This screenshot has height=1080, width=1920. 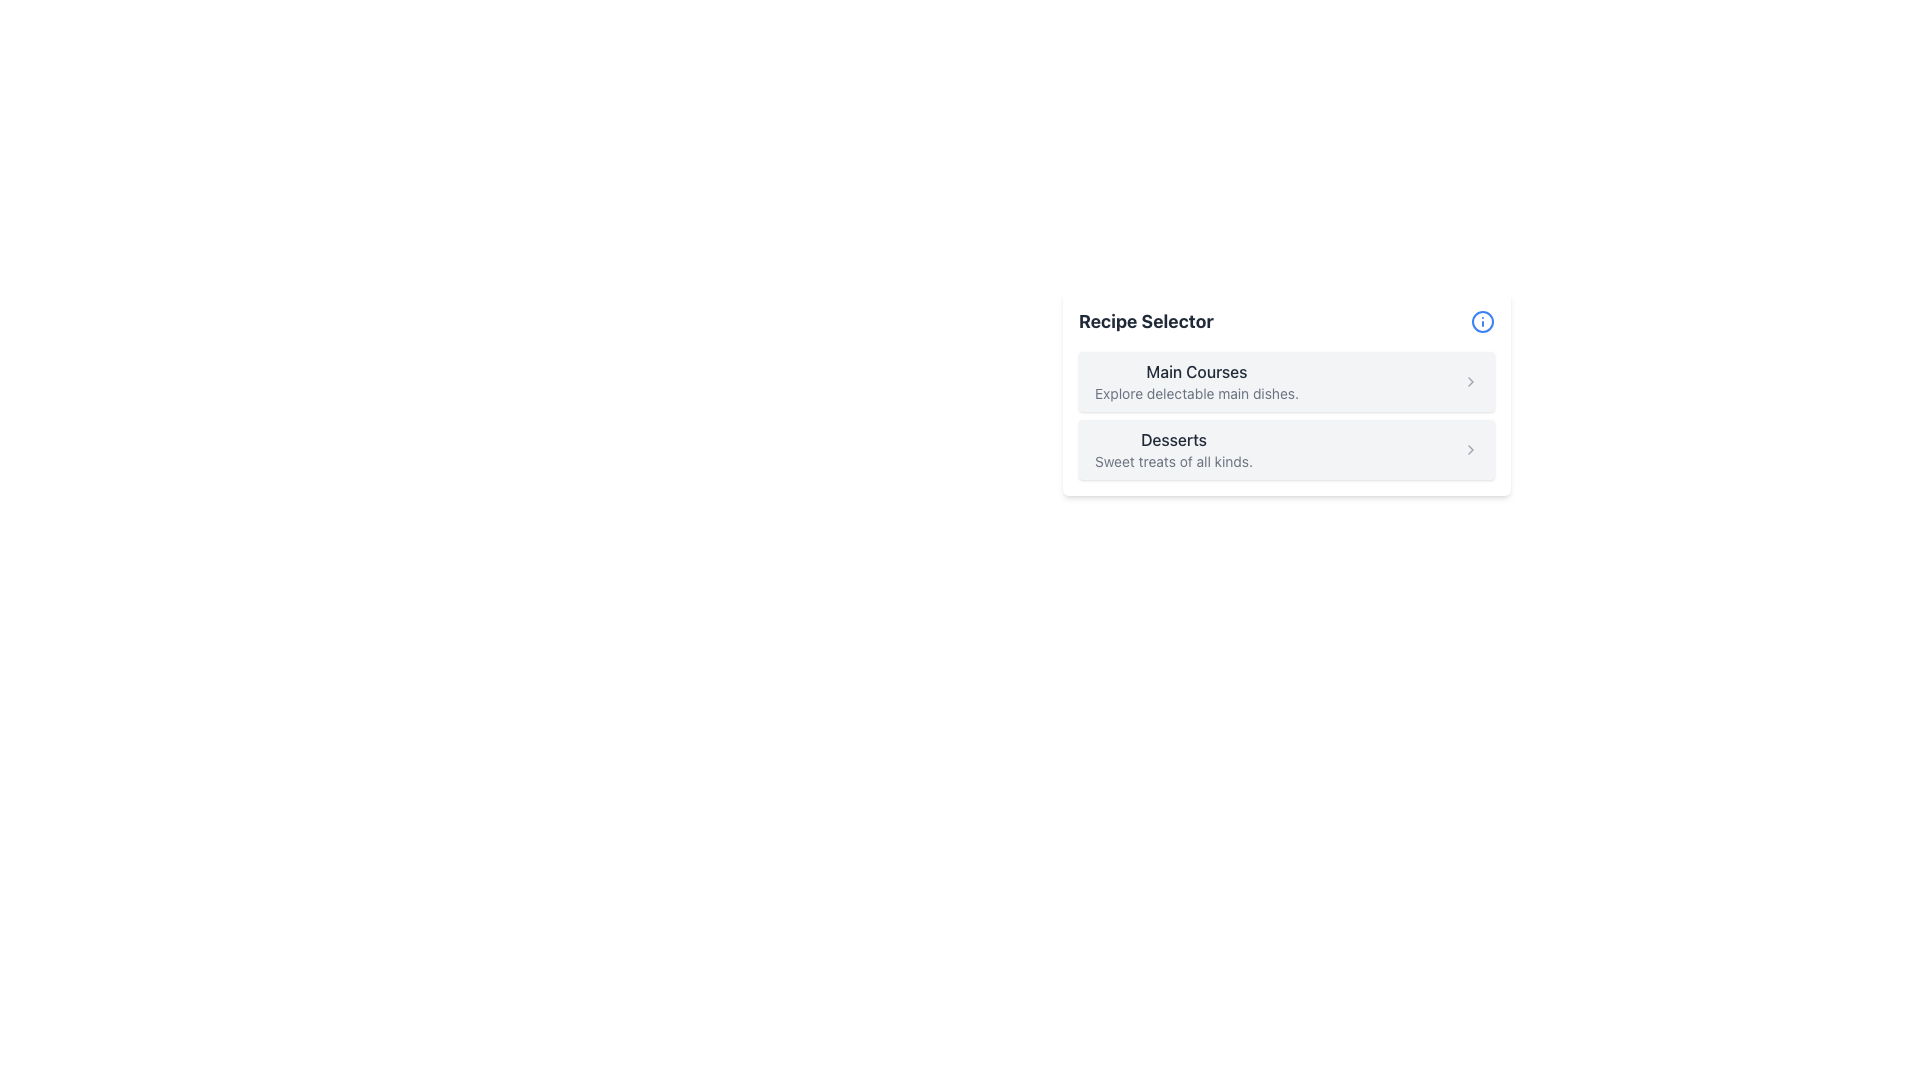 I want to click on the text element reading 'Sweet treats of all kinds.' which serves as a subtitle under the 'Desserts' heading in the Recipe Selector section, so click(x=1174, y=462).